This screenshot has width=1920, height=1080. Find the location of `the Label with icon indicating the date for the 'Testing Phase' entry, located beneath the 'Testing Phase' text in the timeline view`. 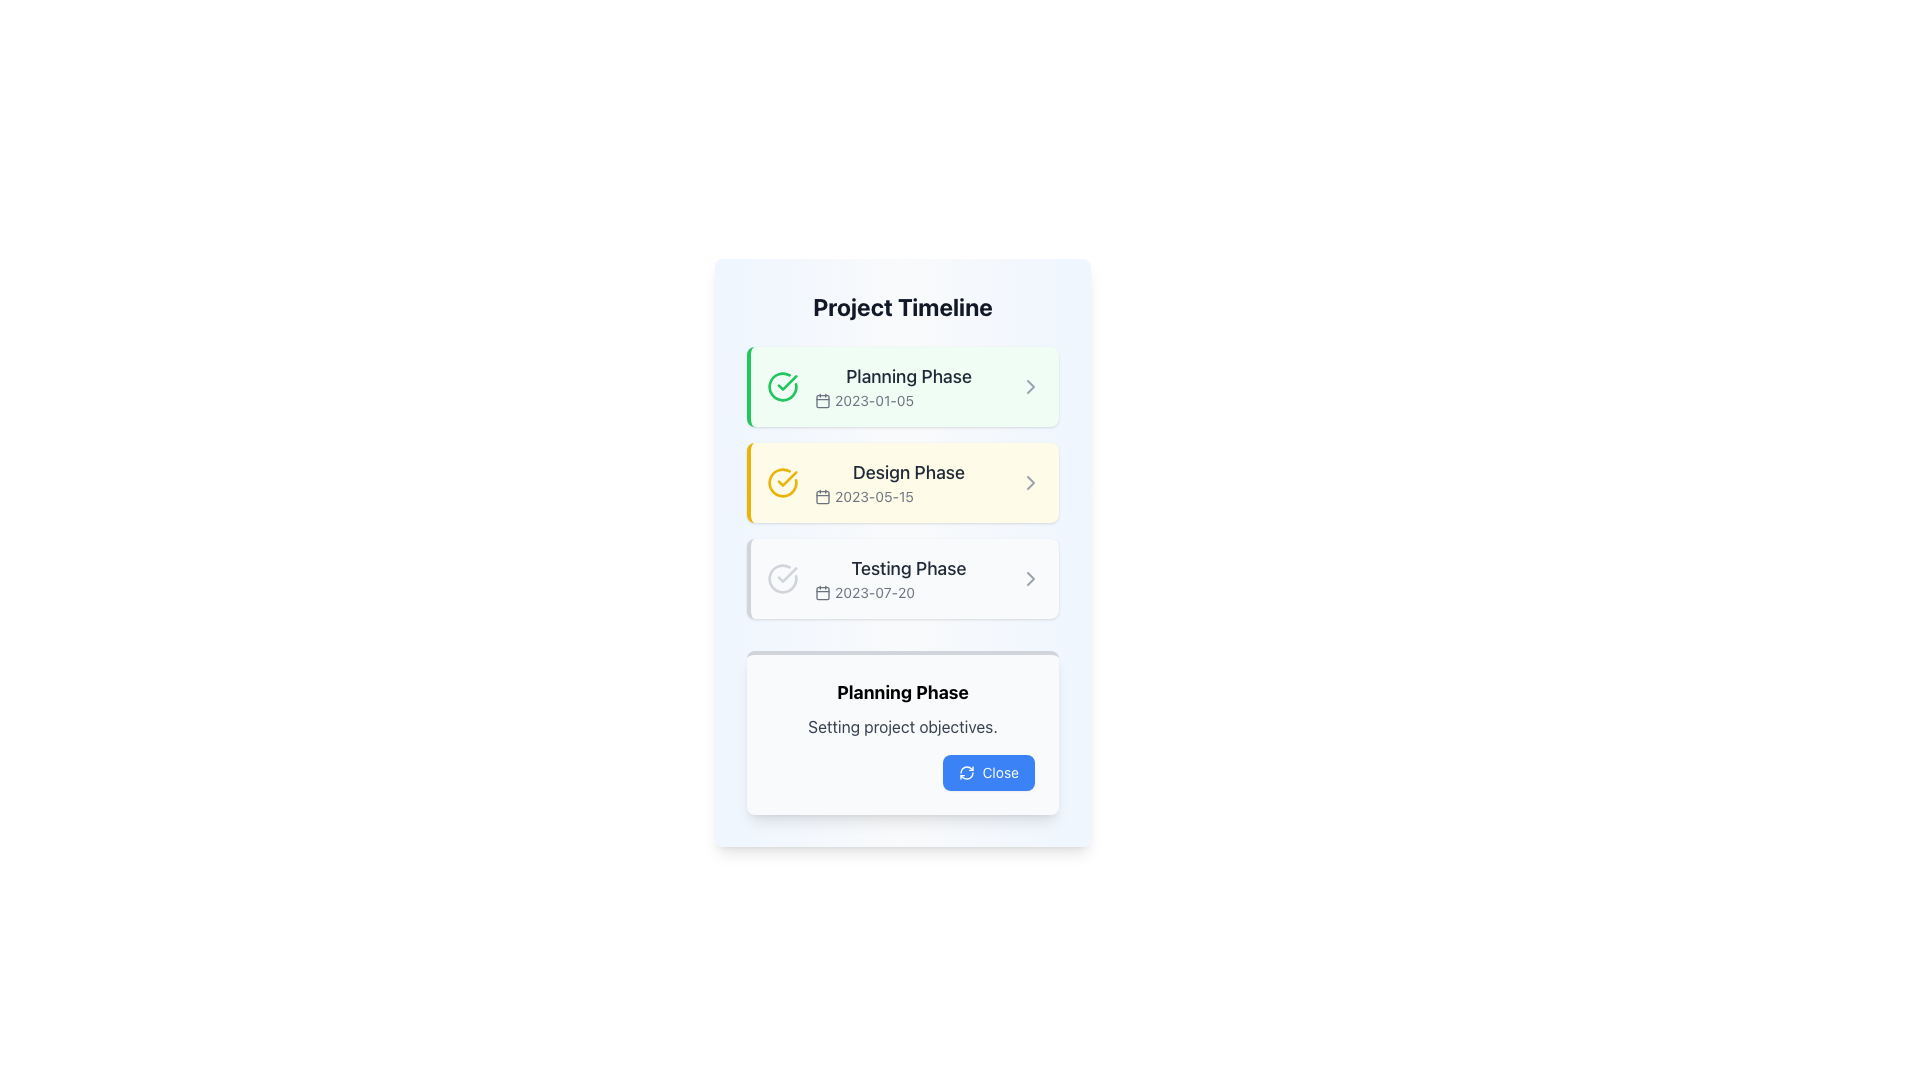

the Label with icon indicating the date for the 'Testing Phase' entry, located beneath the 'Testing Phase' text in the timeline view is located at coordinates (907, 592).